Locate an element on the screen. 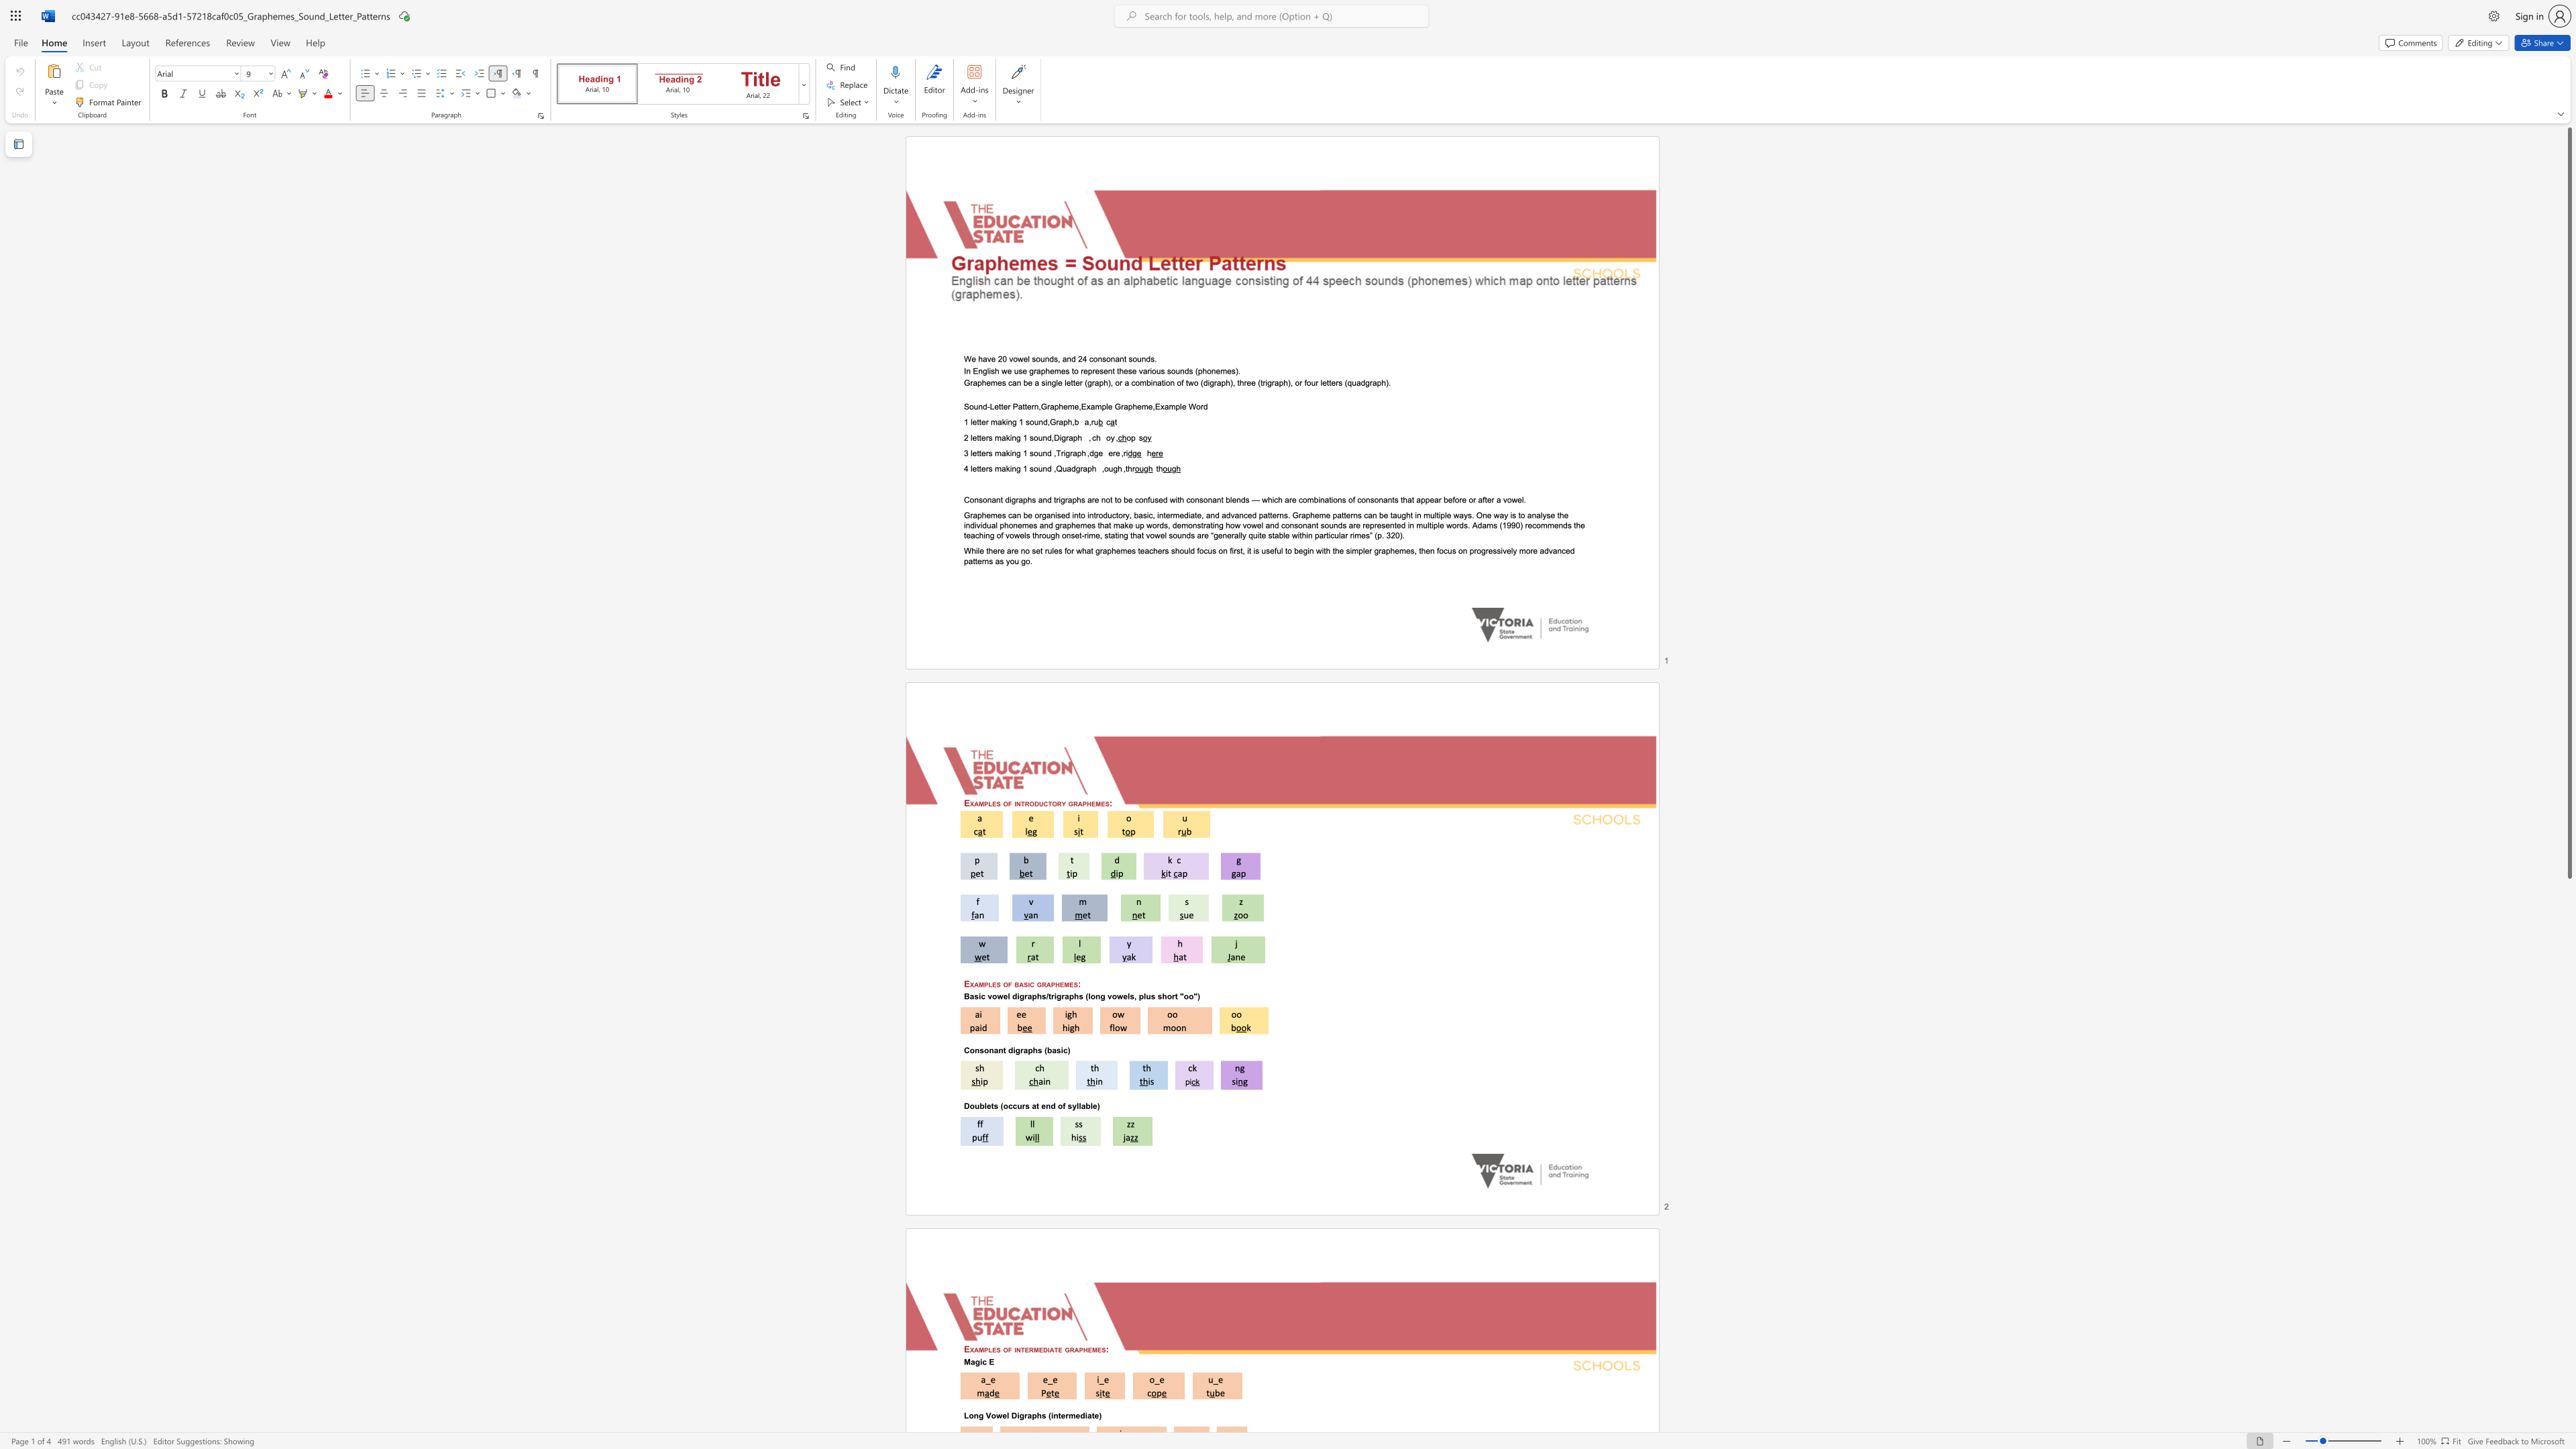 The image size is (2576, 1449). the scrollbar to scroll downward is located at coordinates (2568, 1253).